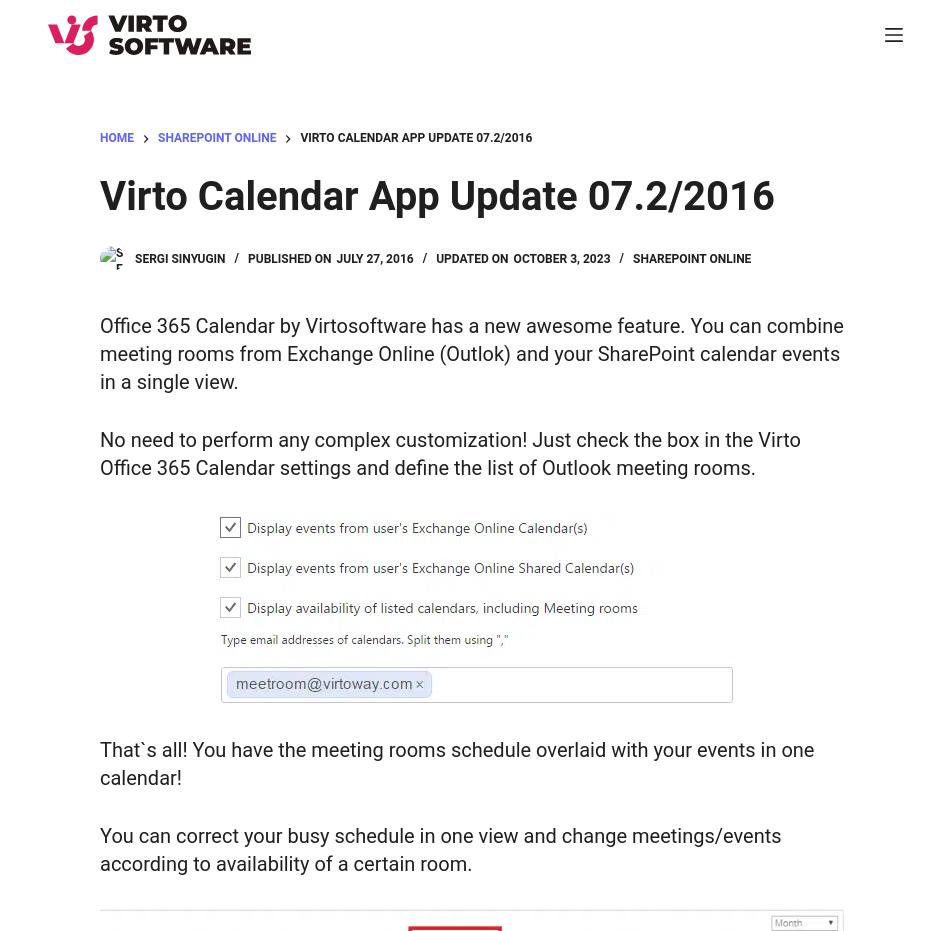 The height and width of the screenshot is (931, 950). What do you see at coordinates (293, 97) in the screenshot?
I see `','` at bounding box center [293, 97].